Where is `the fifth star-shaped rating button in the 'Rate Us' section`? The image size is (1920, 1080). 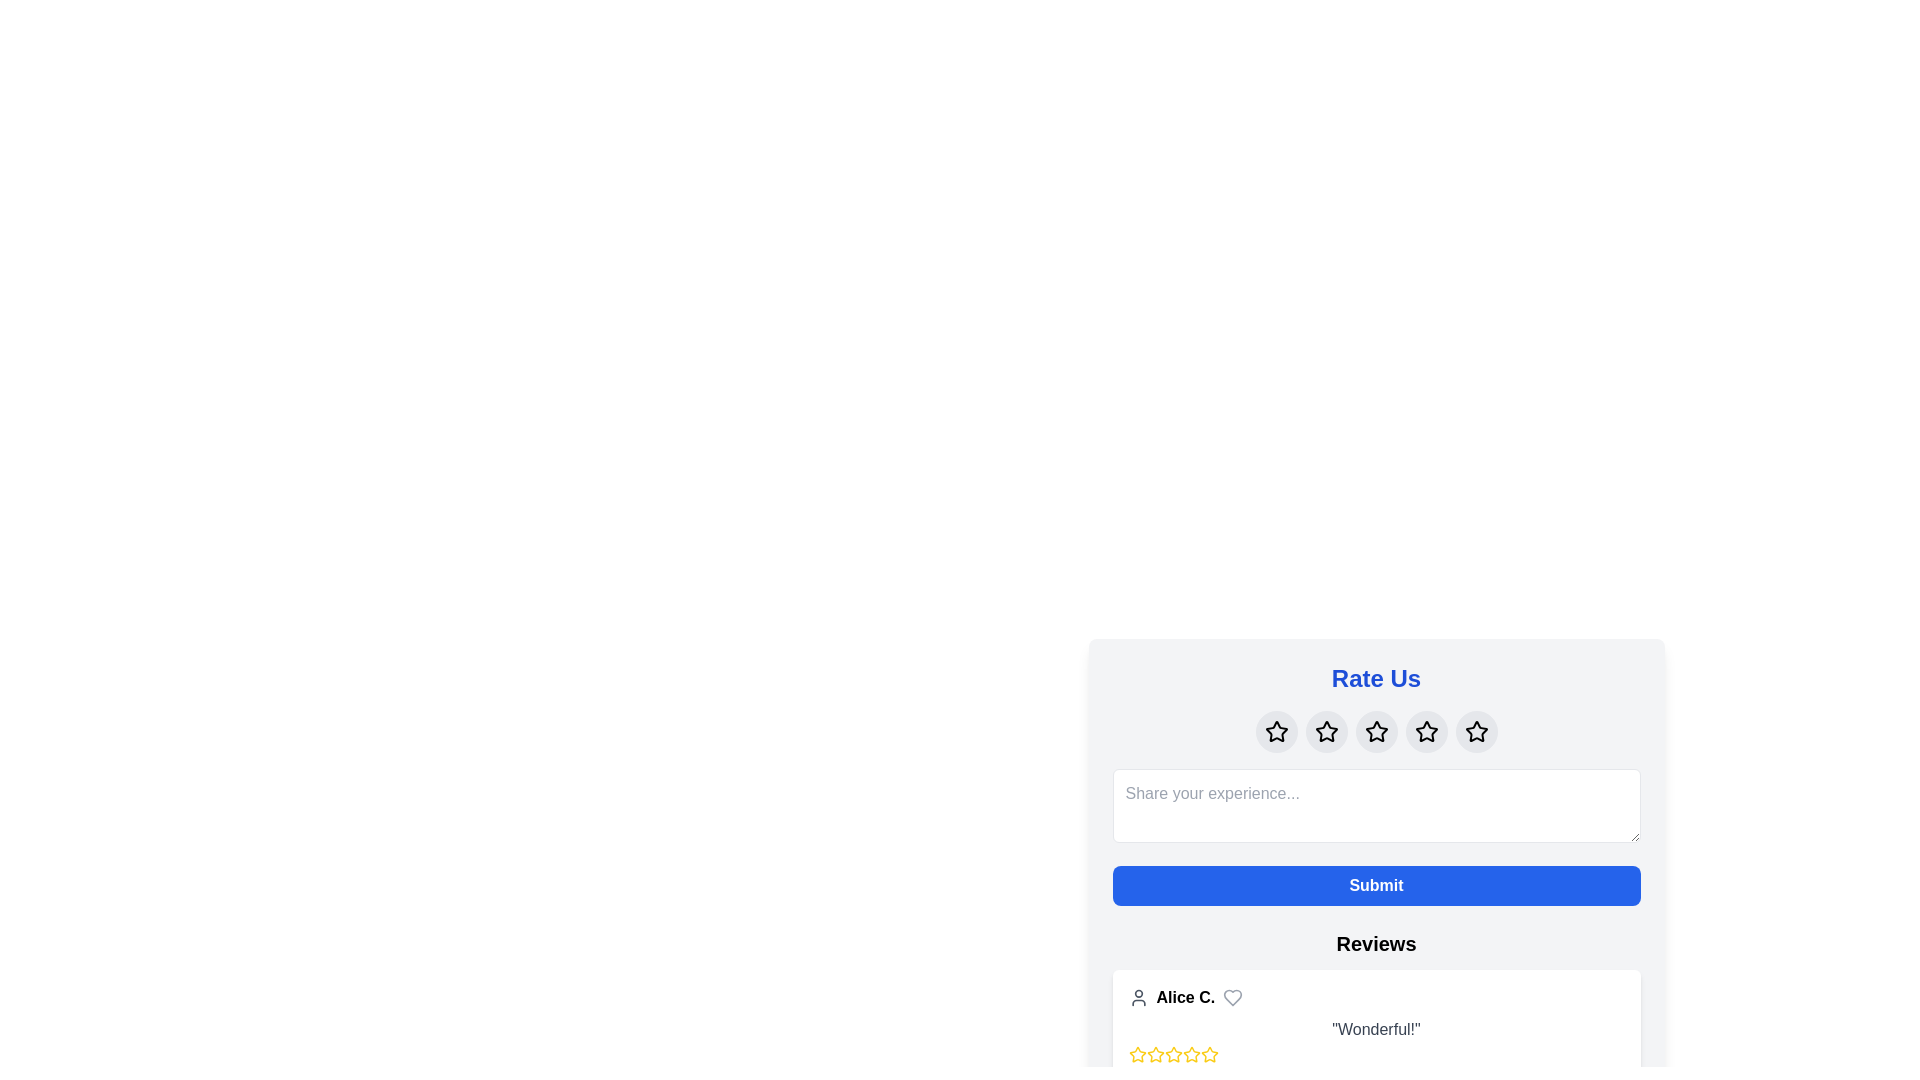
the fifth star-shaped rating button in the 'Rate Us' section is located at coordinates (1476, 732).